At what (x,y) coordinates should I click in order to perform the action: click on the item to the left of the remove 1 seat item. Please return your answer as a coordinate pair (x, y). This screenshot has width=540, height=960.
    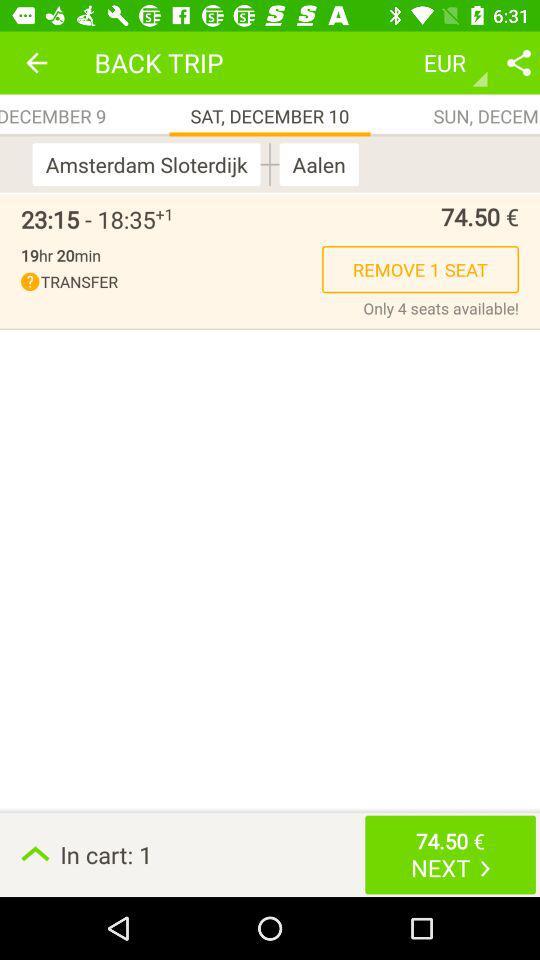
    Looking at the image, I should click on (60, 254).